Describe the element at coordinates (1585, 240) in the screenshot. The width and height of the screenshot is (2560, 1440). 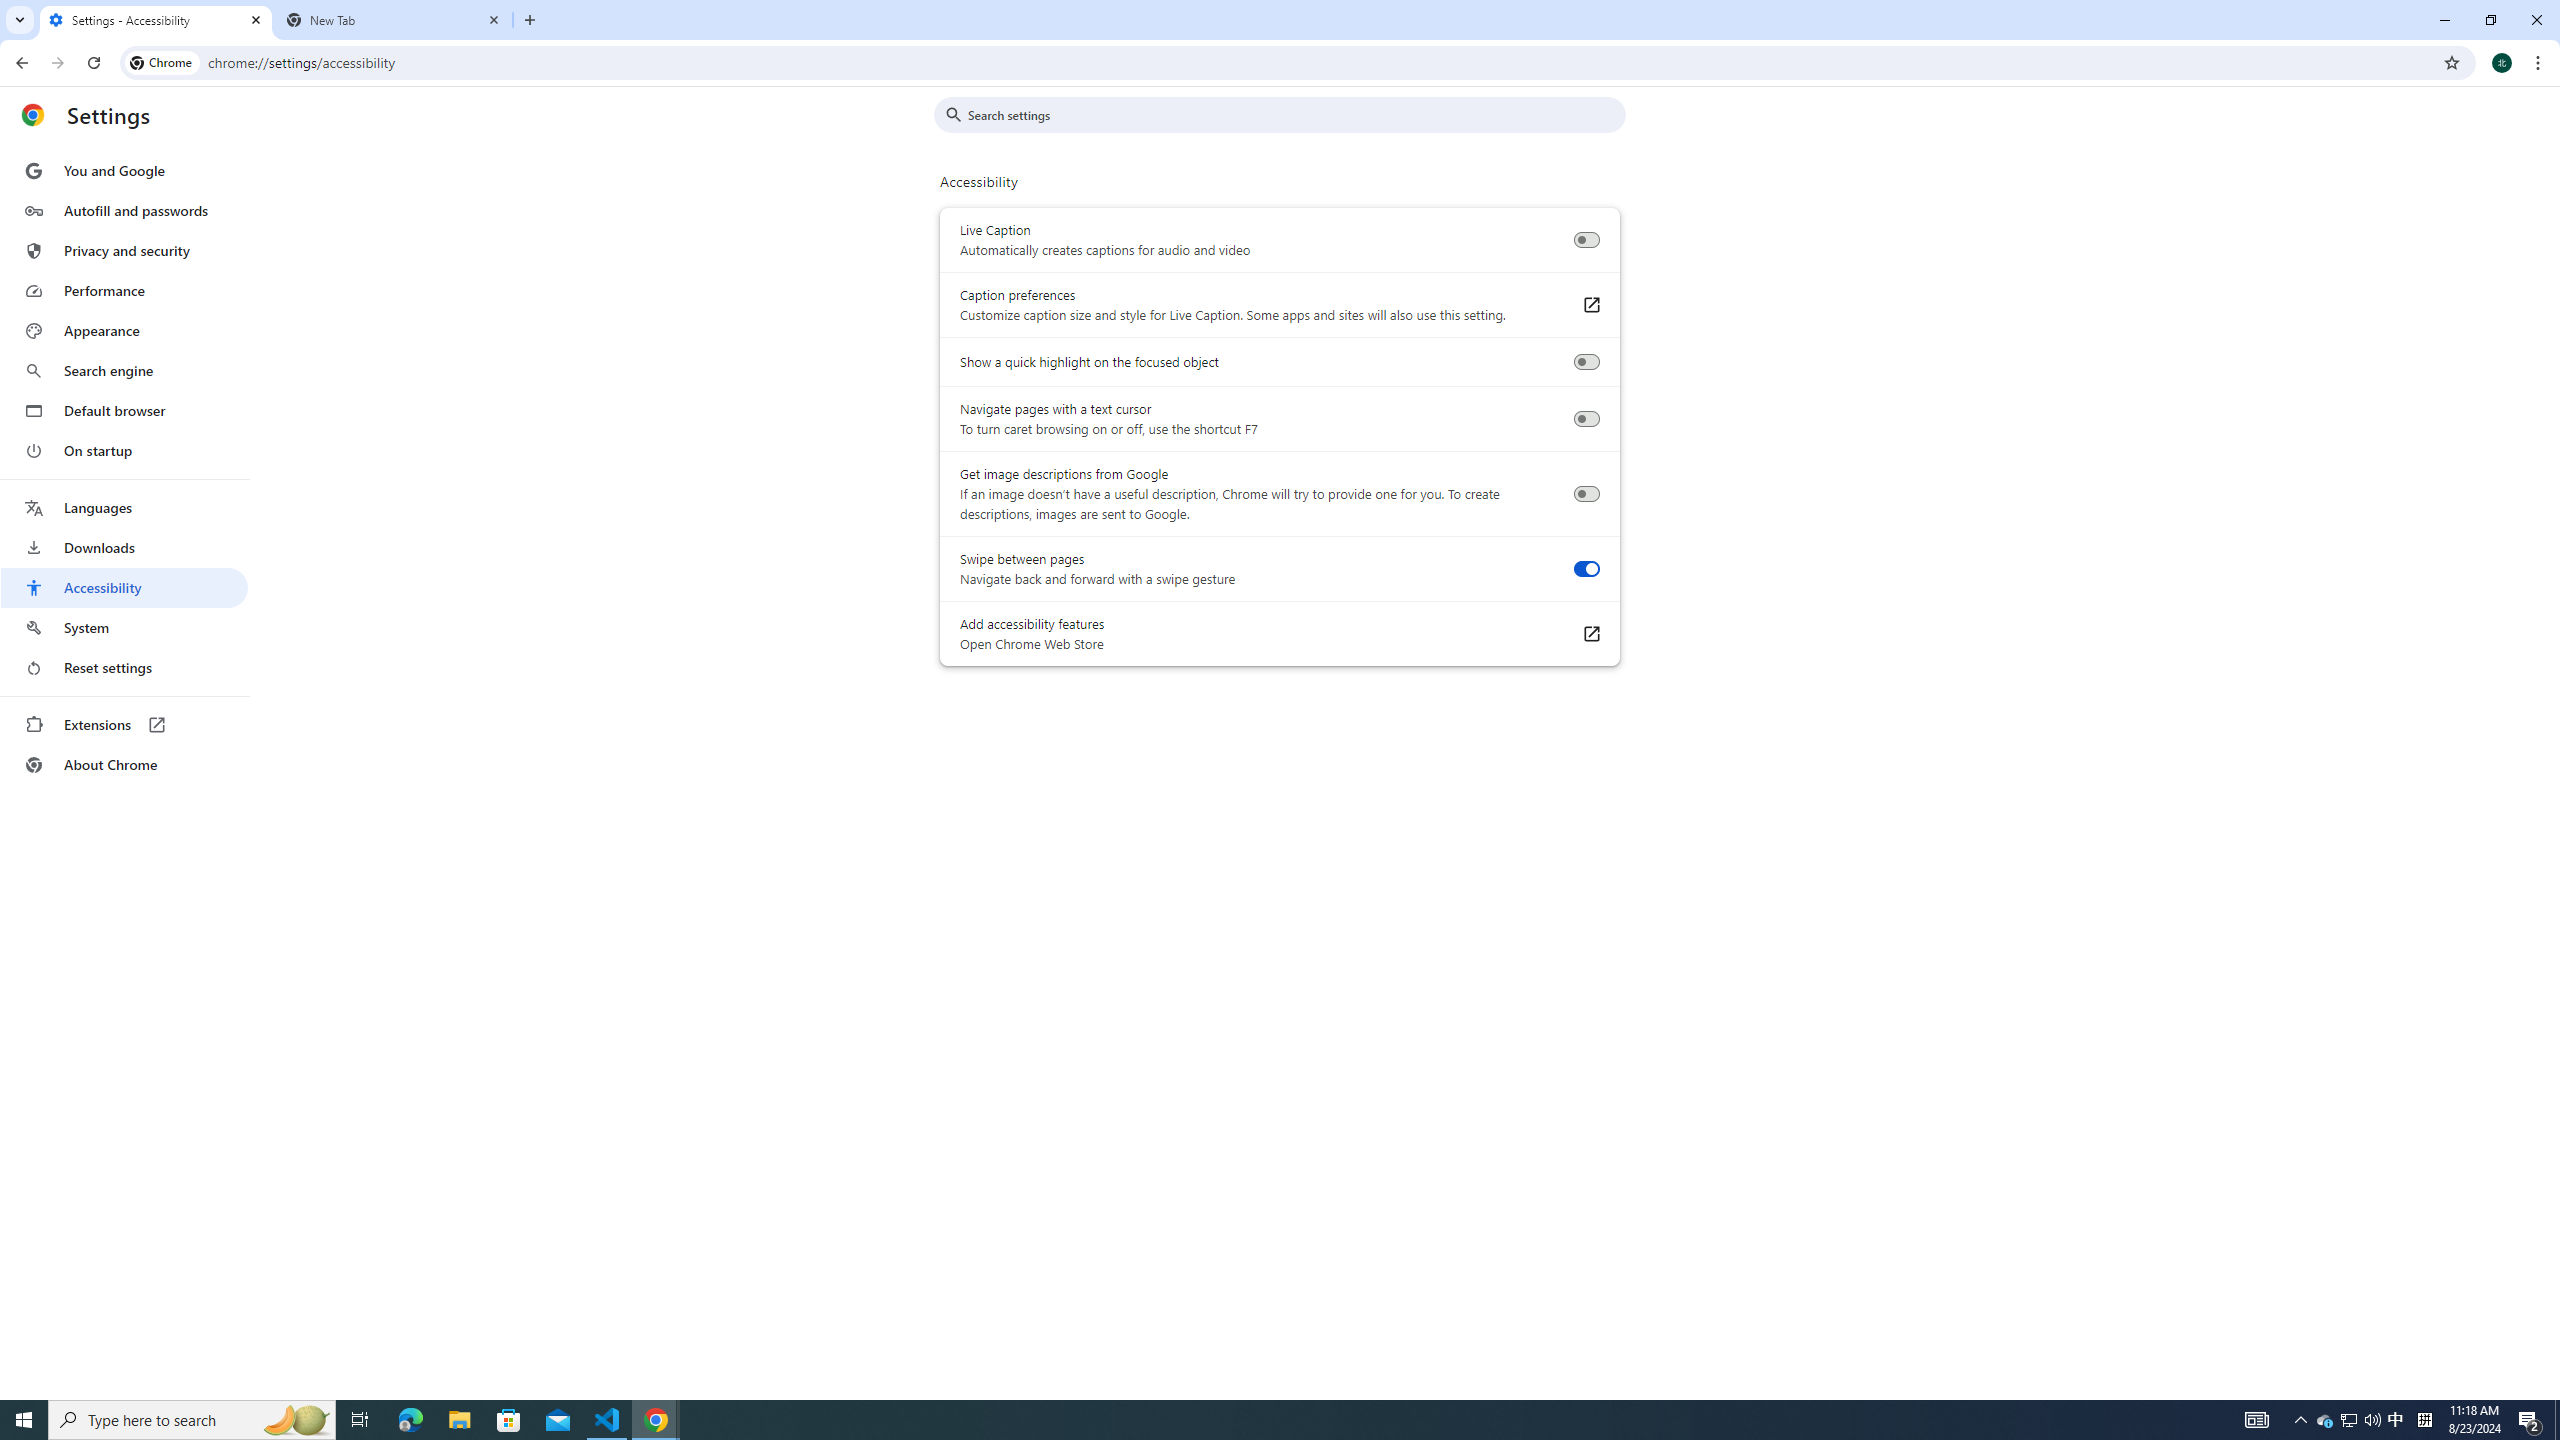
I see `'Live Caption'` at that location.